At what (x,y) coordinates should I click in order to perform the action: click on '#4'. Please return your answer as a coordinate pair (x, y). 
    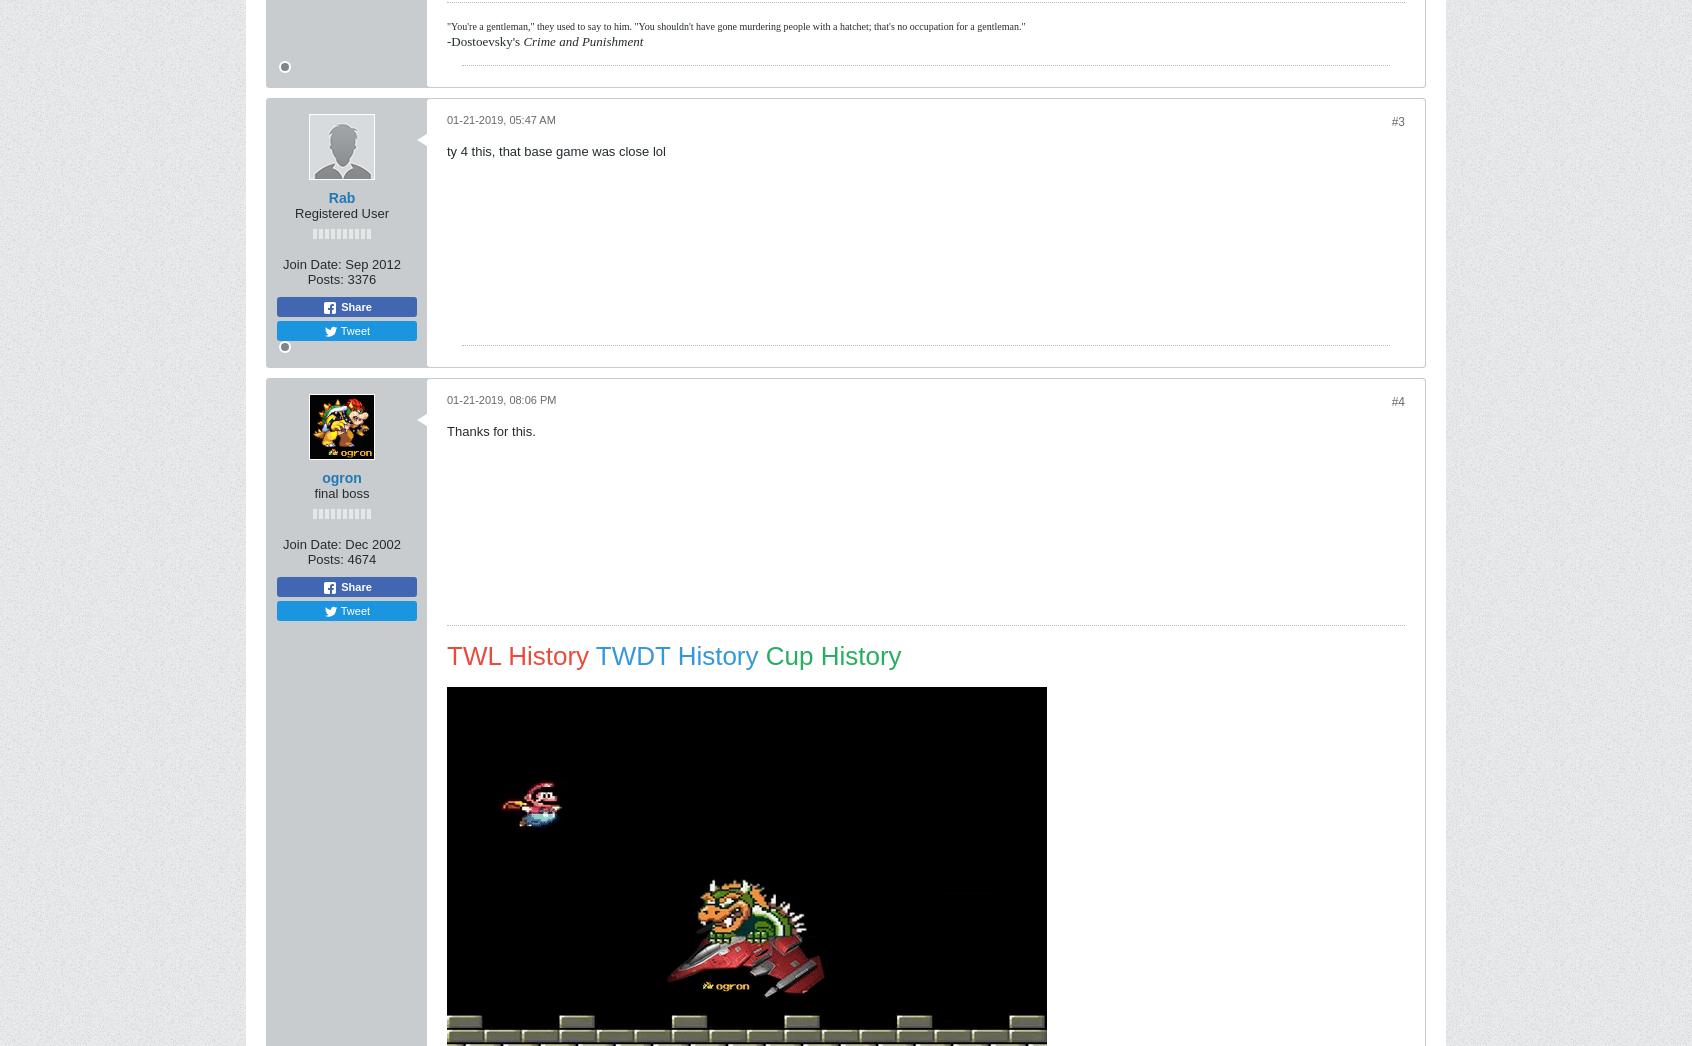
    Looking at the image, I should click on (1397, 401).